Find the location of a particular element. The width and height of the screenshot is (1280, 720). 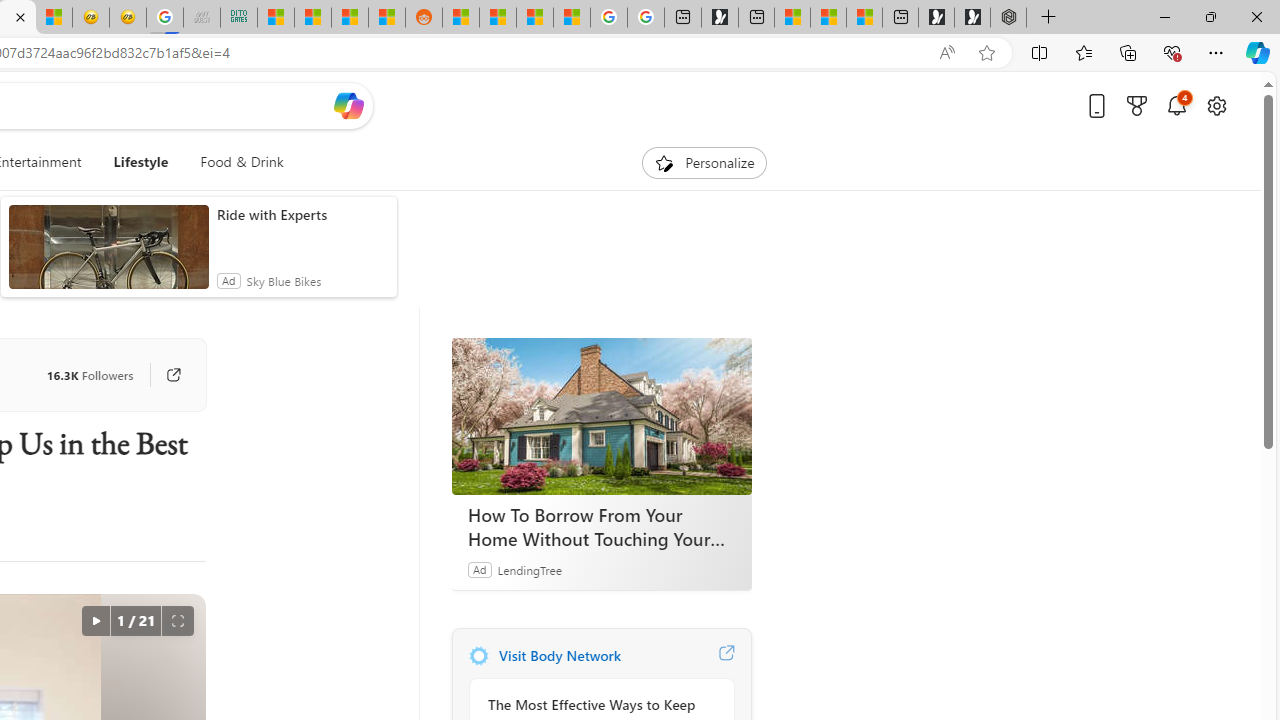

'These 3 Stocks Pay You More Than 5% to Own Them' is located at coordinates (864, 17).